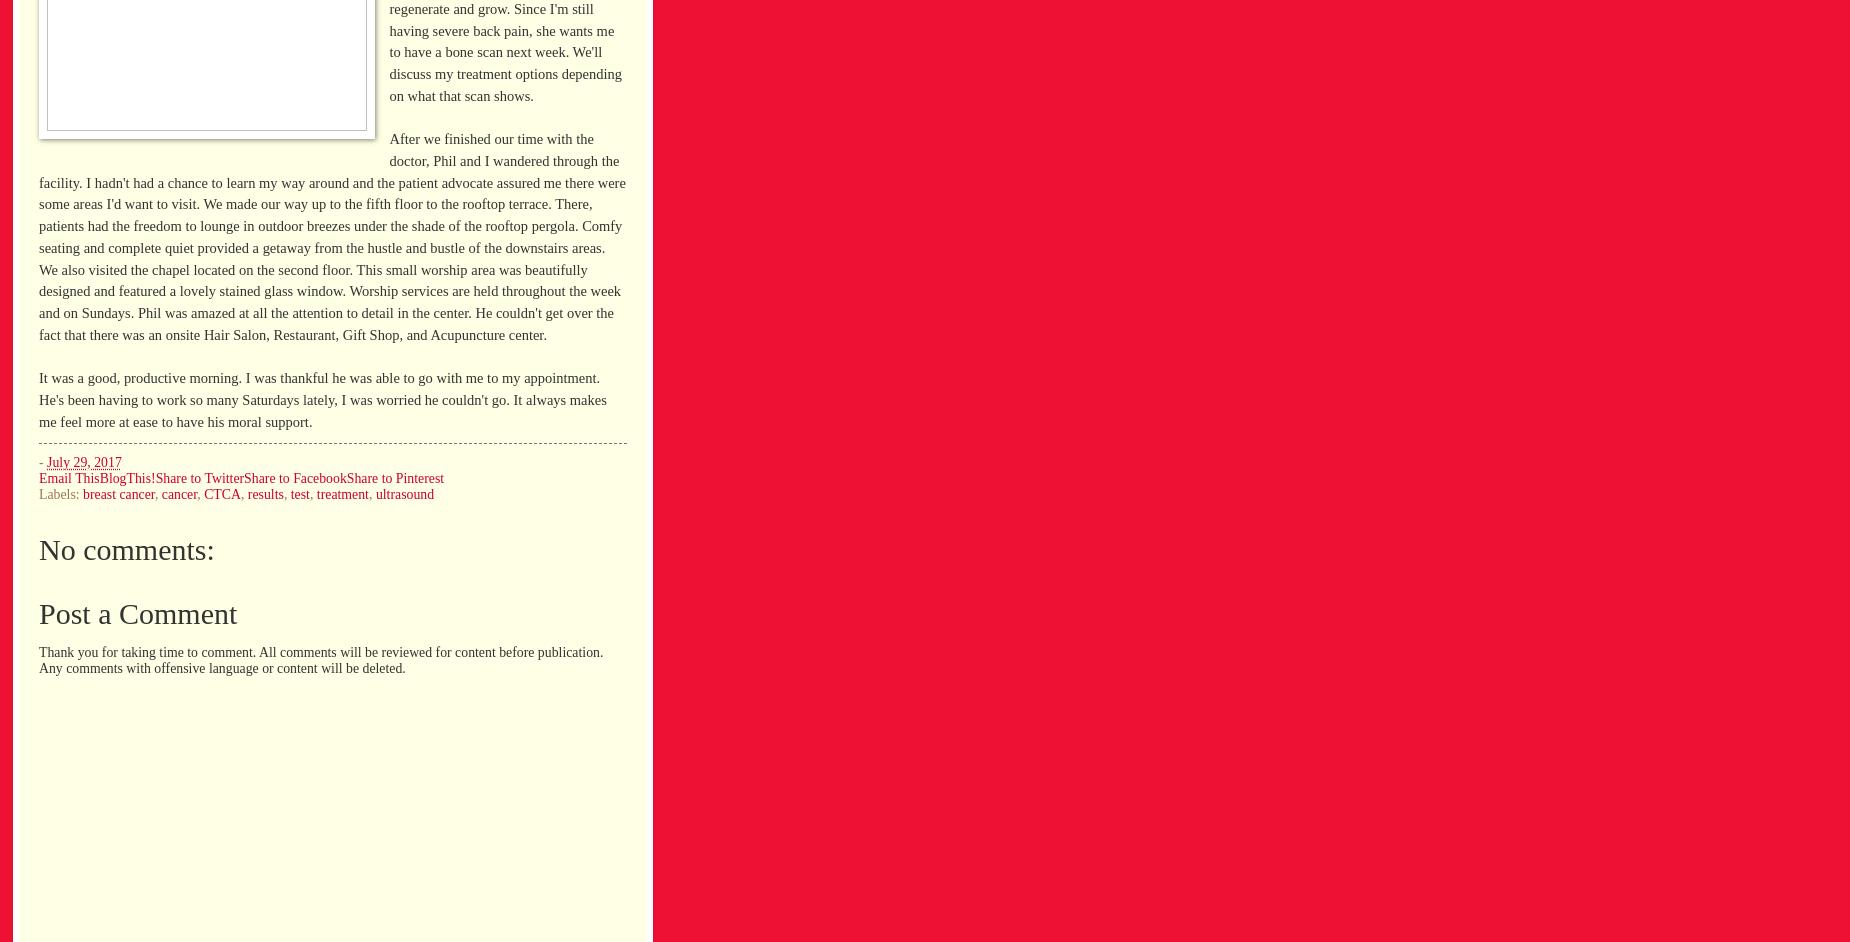 The height and width of the screenshot is (942, 1850). What do you see at coordinates (314, 494) in the screenshot?
I see `'treatment'` at bounding box center [314, 494].